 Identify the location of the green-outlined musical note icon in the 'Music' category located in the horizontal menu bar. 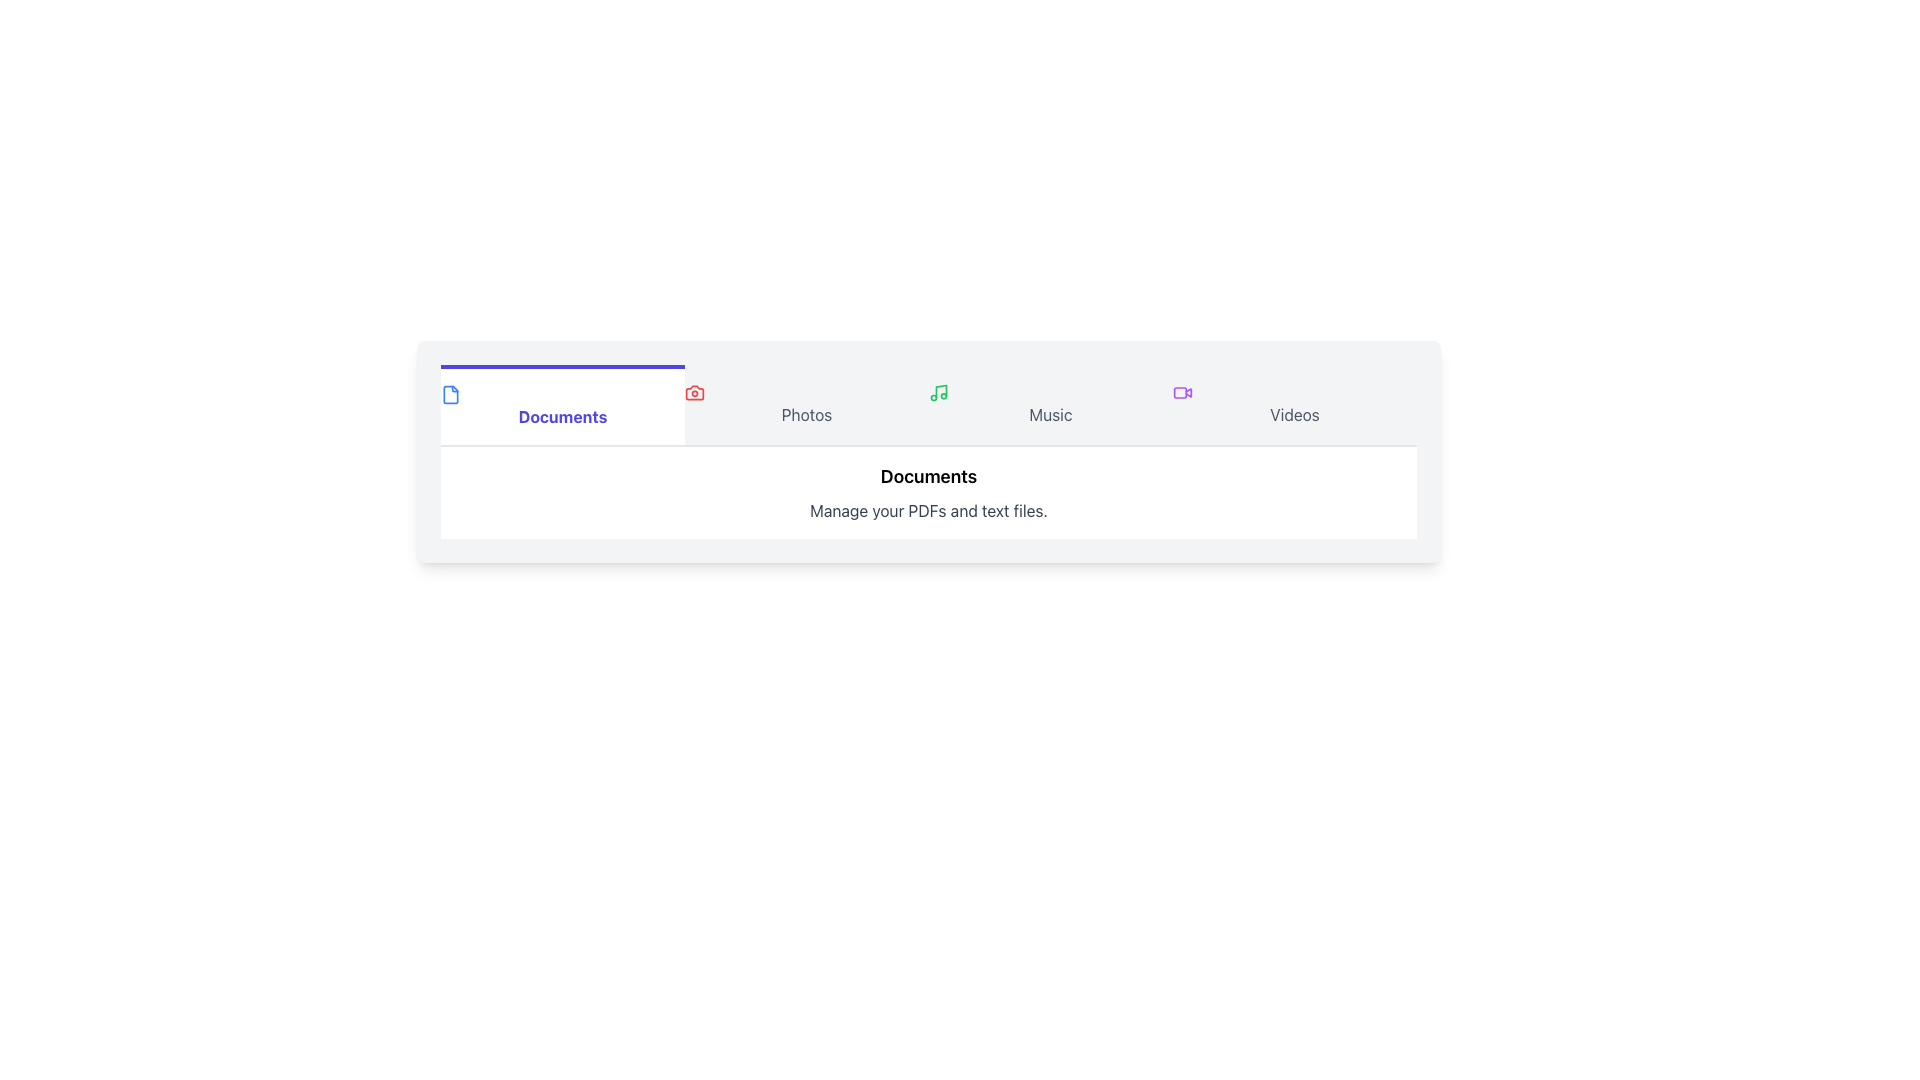
(940, 391).